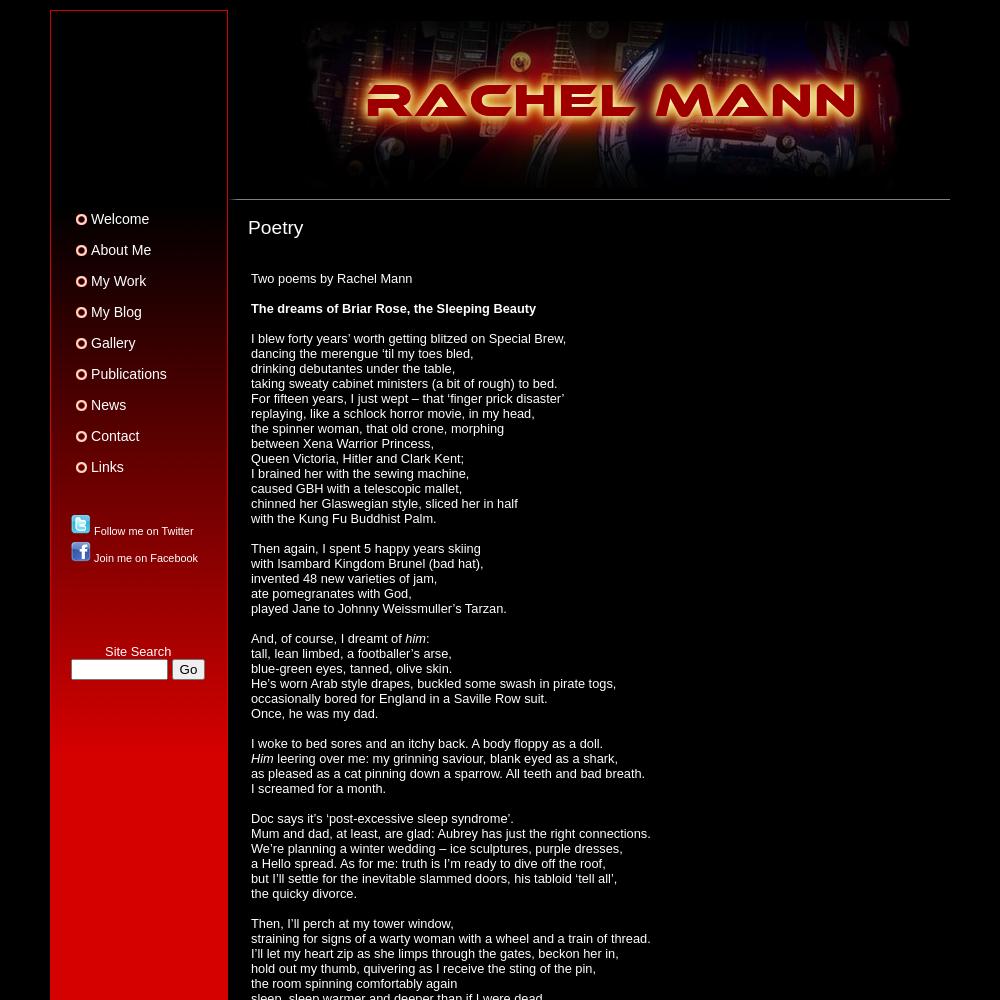 The width and height of the screenshot is (1000, 1000). I want to click on 'Contact', so click(114, 436).